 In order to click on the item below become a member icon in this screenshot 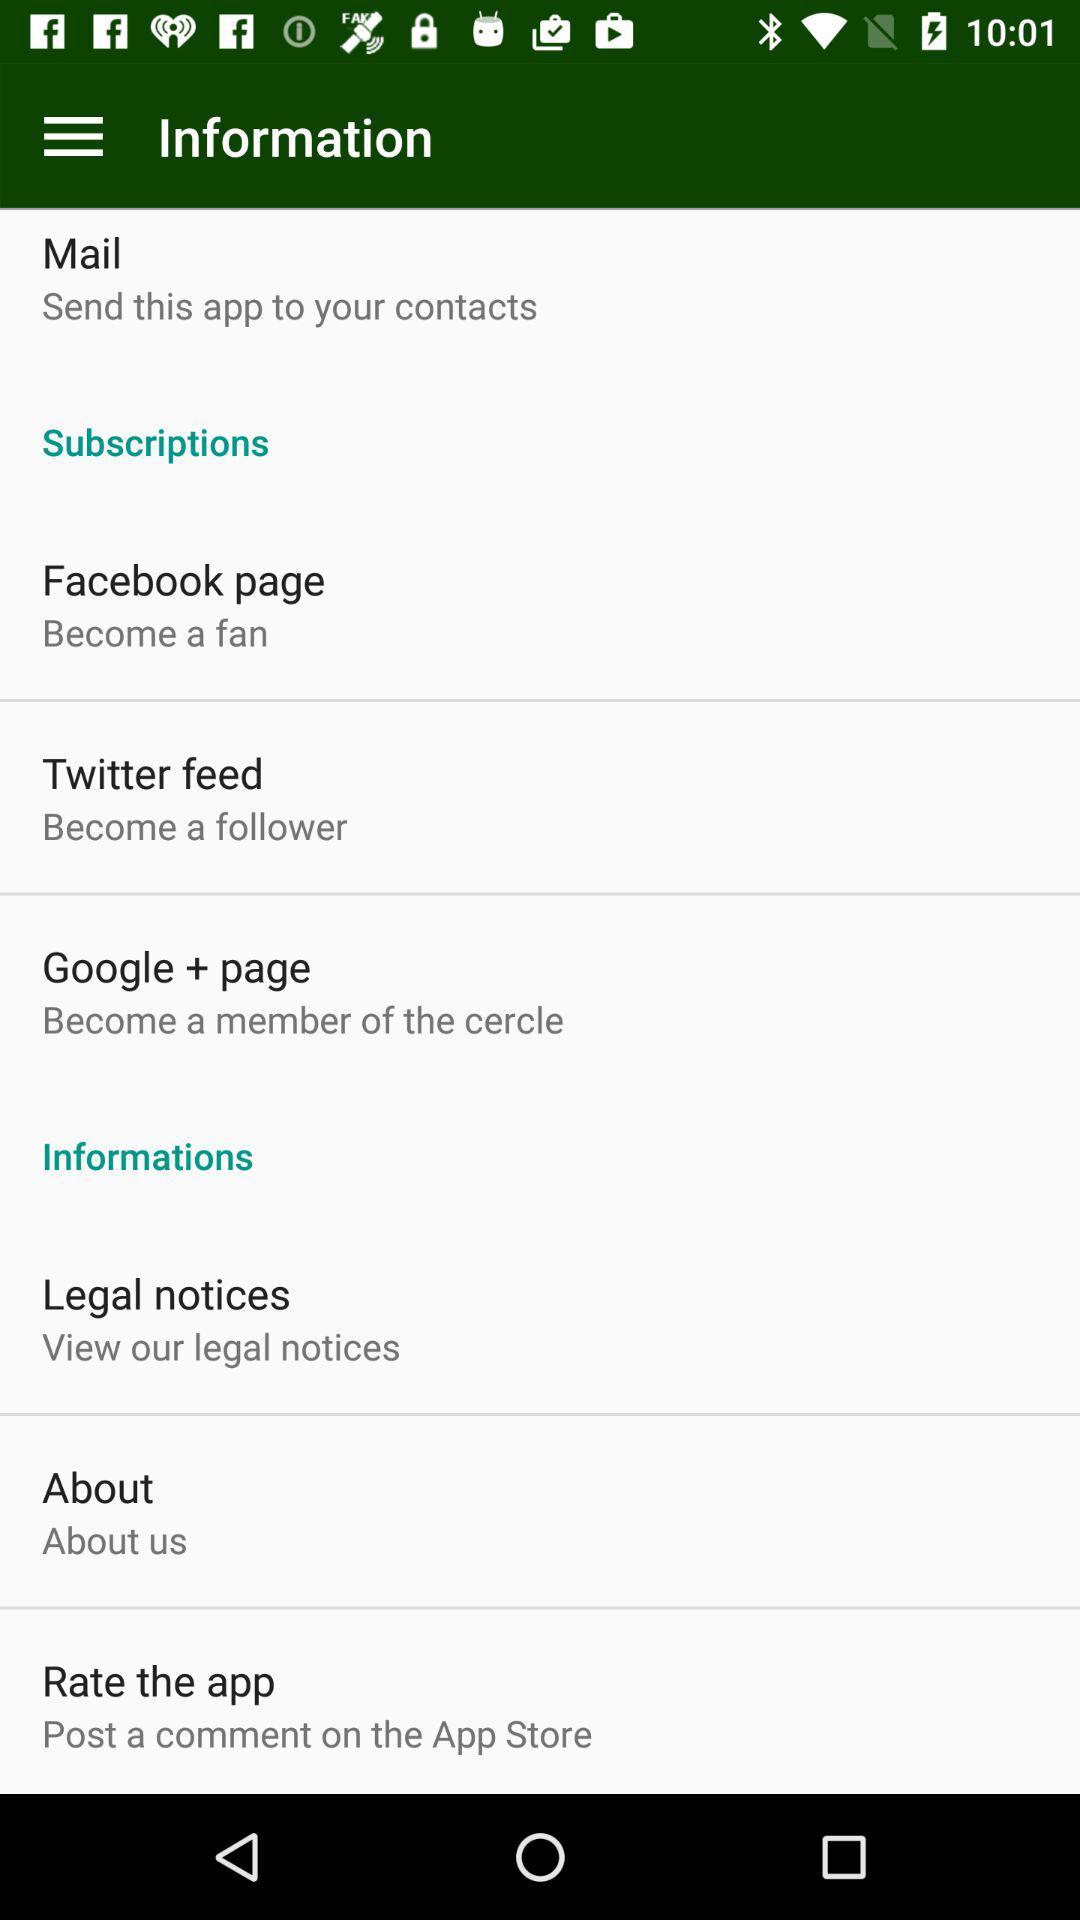, I will do `click(540, 1134)`.